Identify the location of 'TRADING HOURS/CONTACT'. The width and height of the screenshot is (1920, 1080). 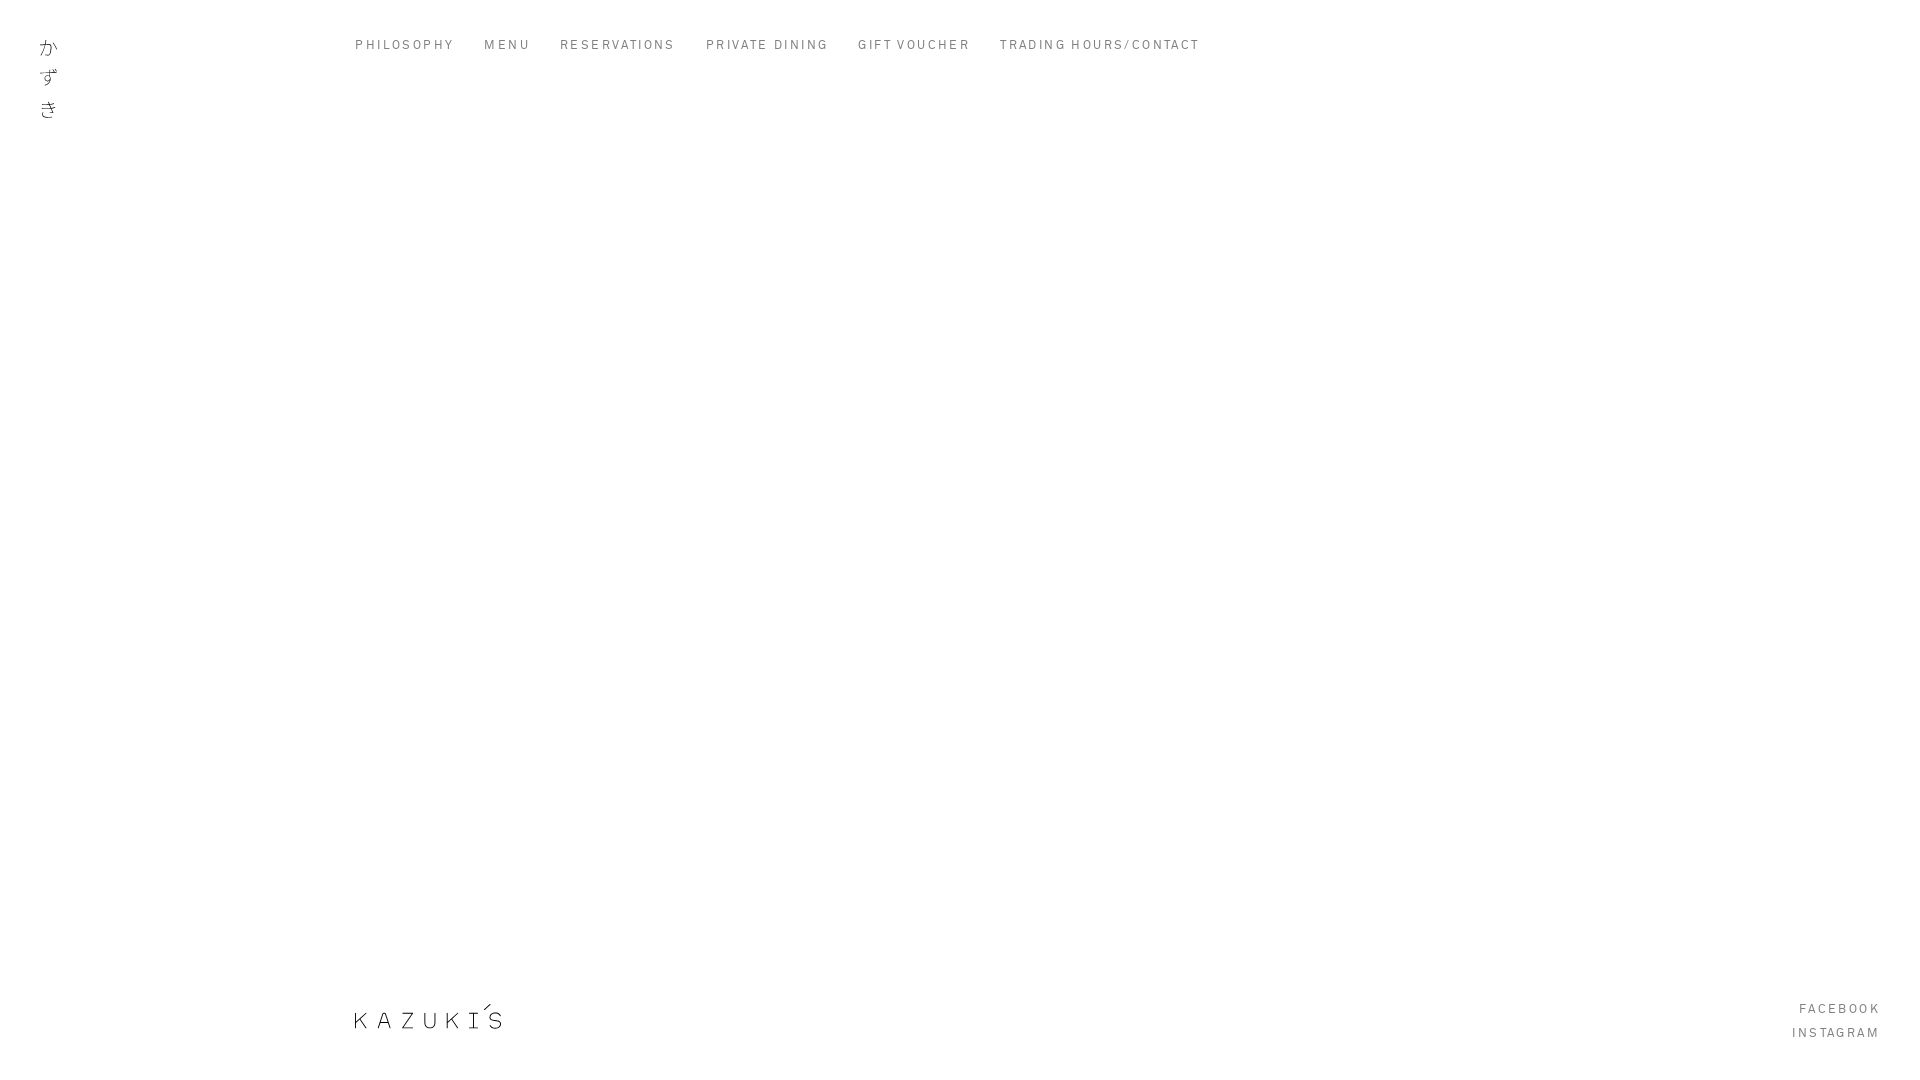
(1098, 45).